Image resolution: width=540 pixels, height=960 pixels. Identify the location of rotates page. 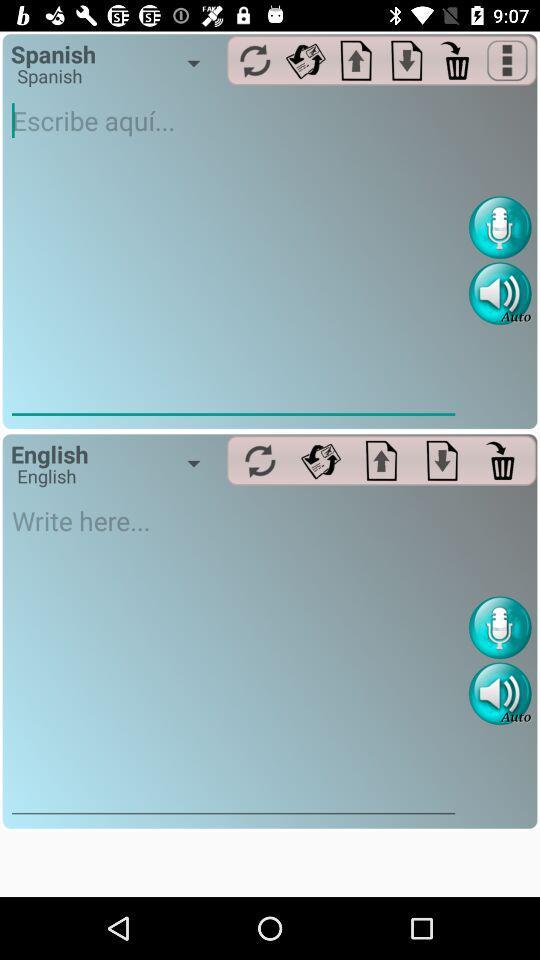
(305, 59).